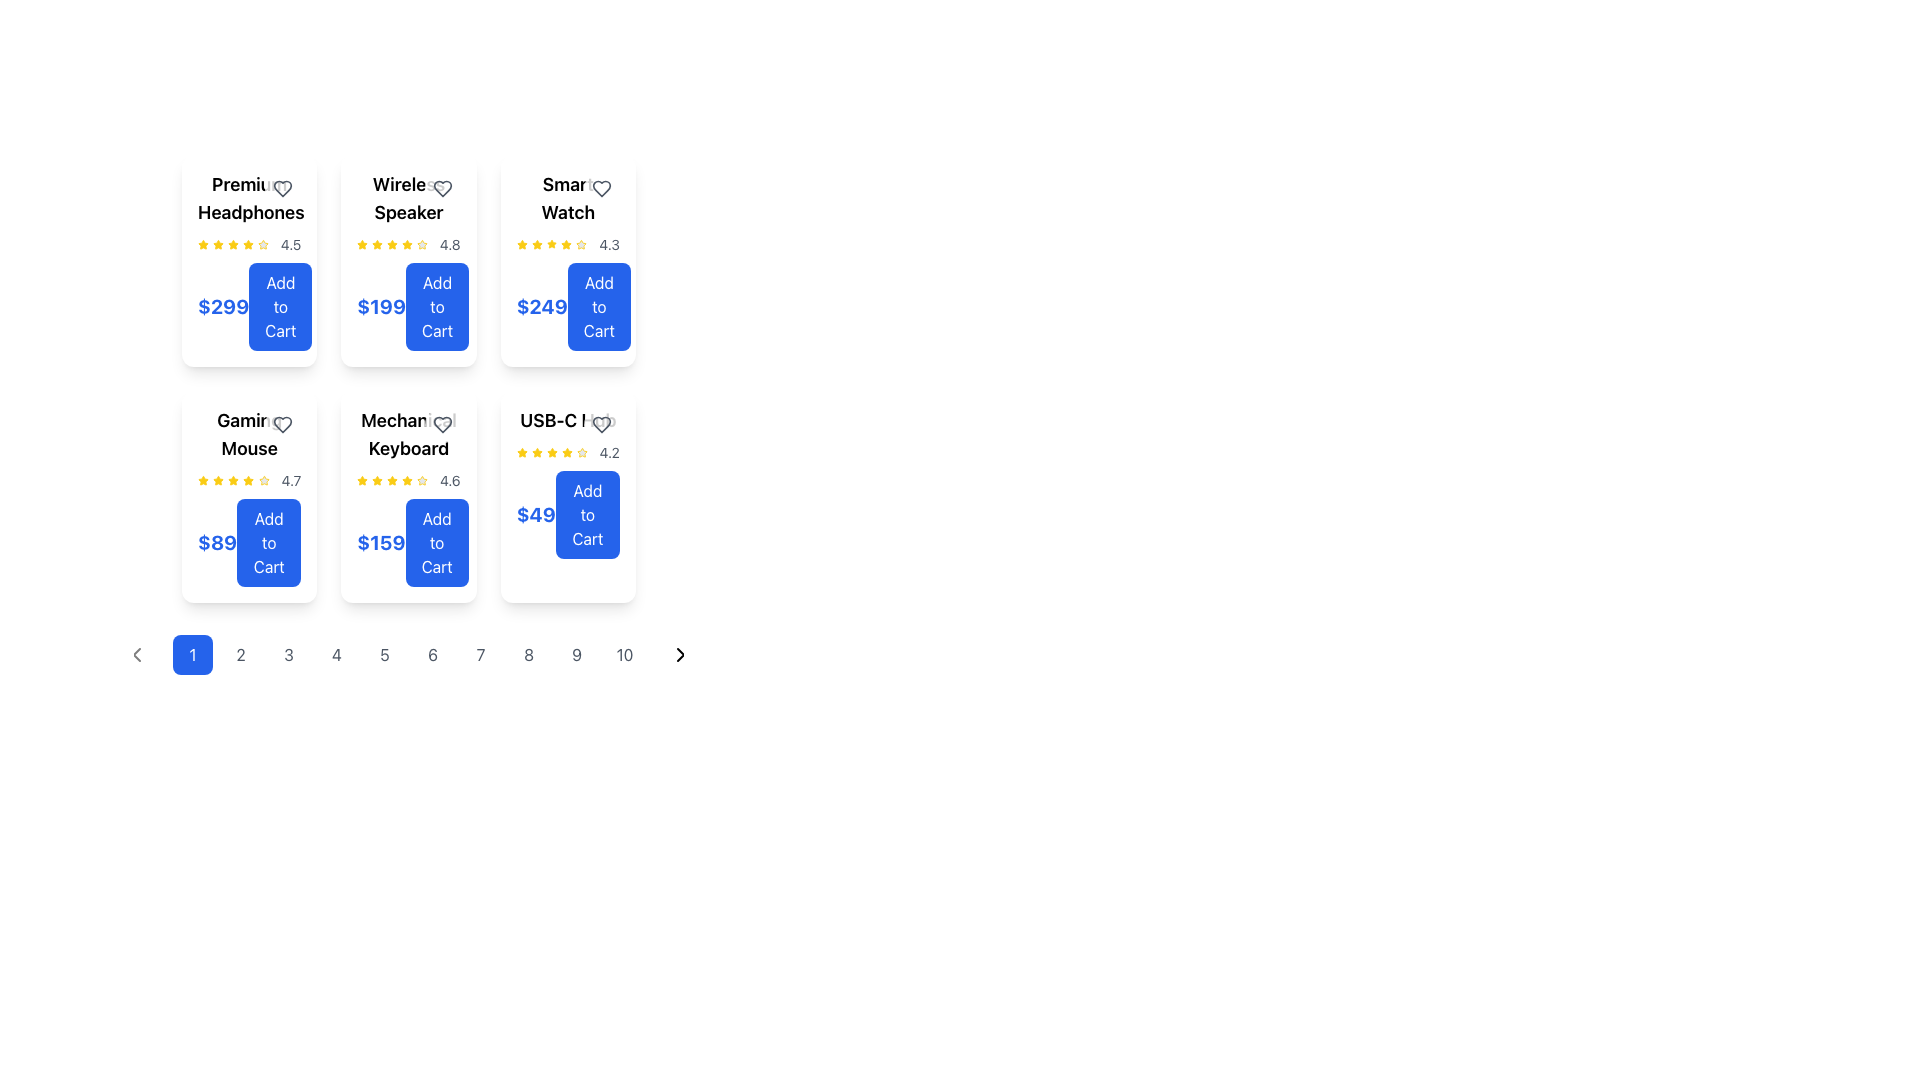 This screenshot has width=1920, height=1080. What do you see at coordinates (381, 307) in the screenshot?
I see `the Price tag label, which displays the cost of the product in the second product card of the first row, located above the 'Add to Cart' button` at bounding box center [381, 307].